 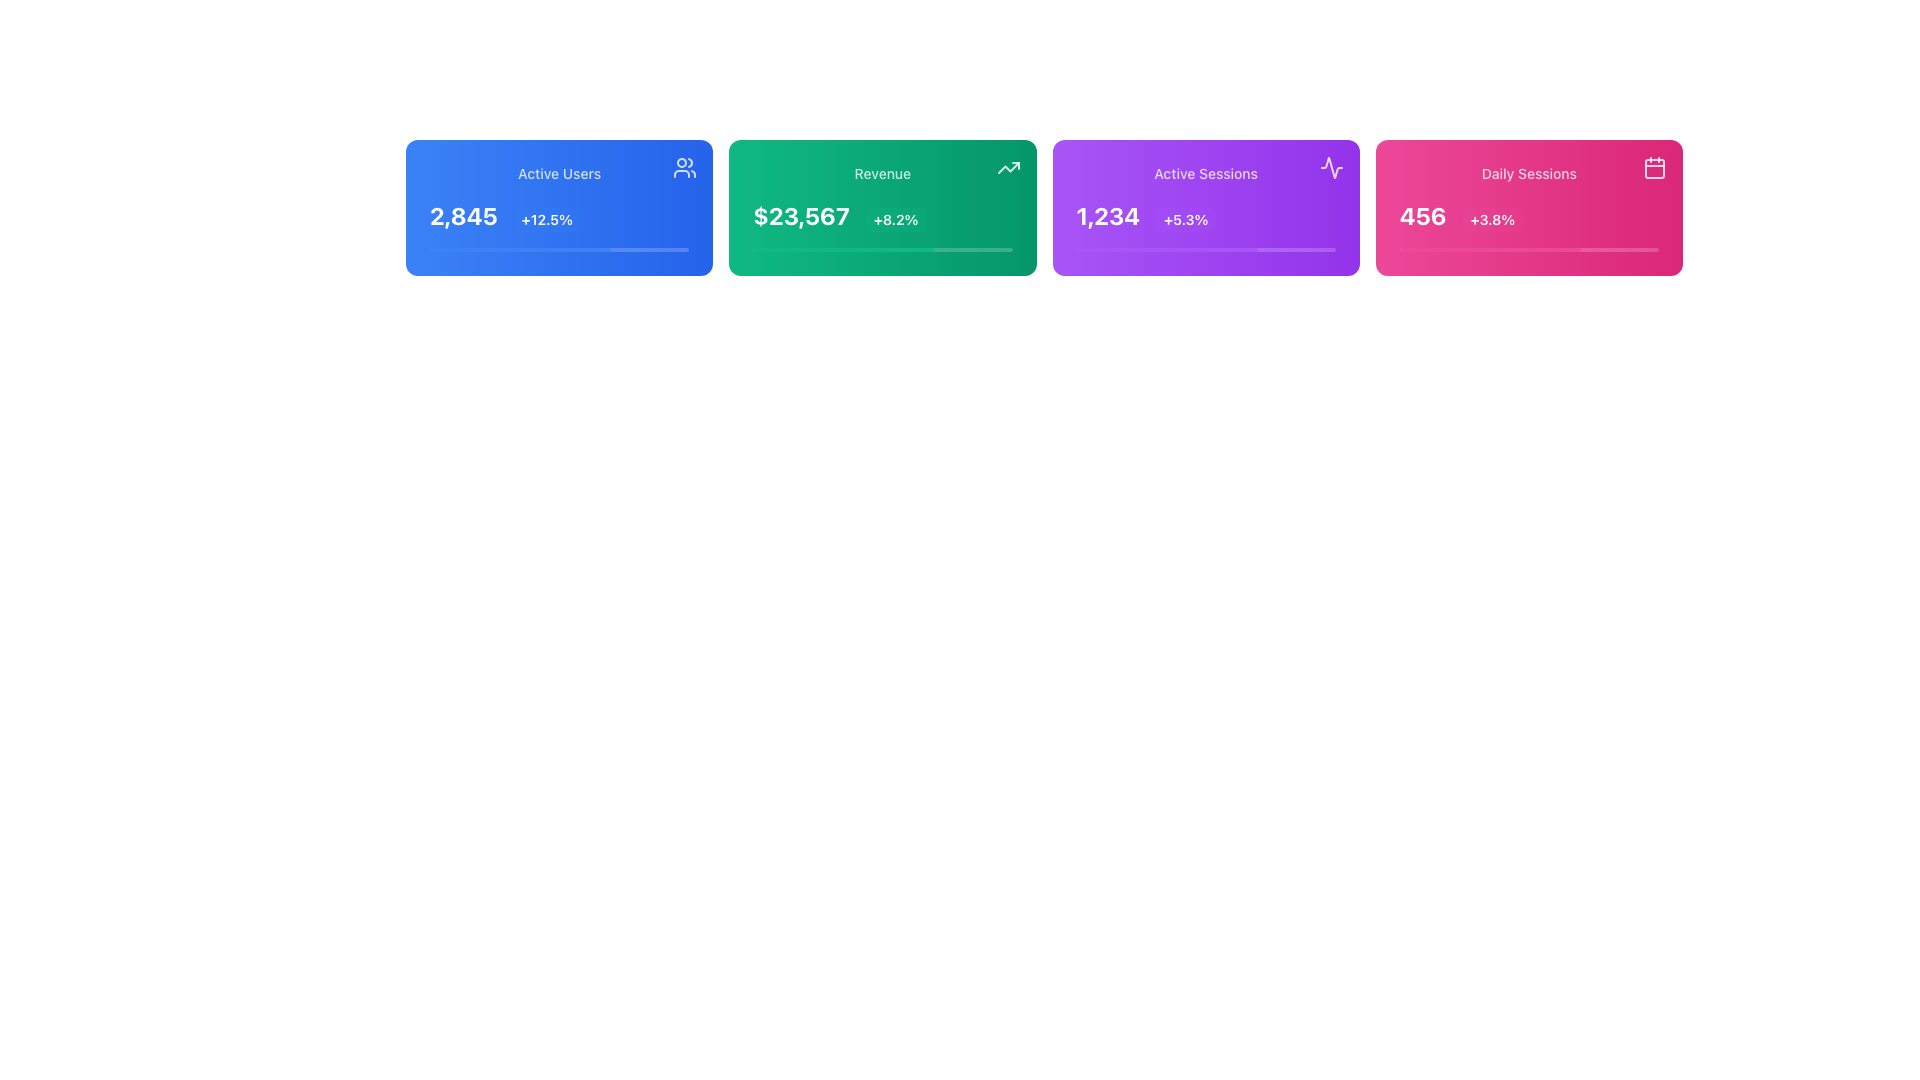 I want to click on the 'Active Sessions' statistic card, which displays an overview metric and is the third card in a grid layout, so click(x=1205, y=208).